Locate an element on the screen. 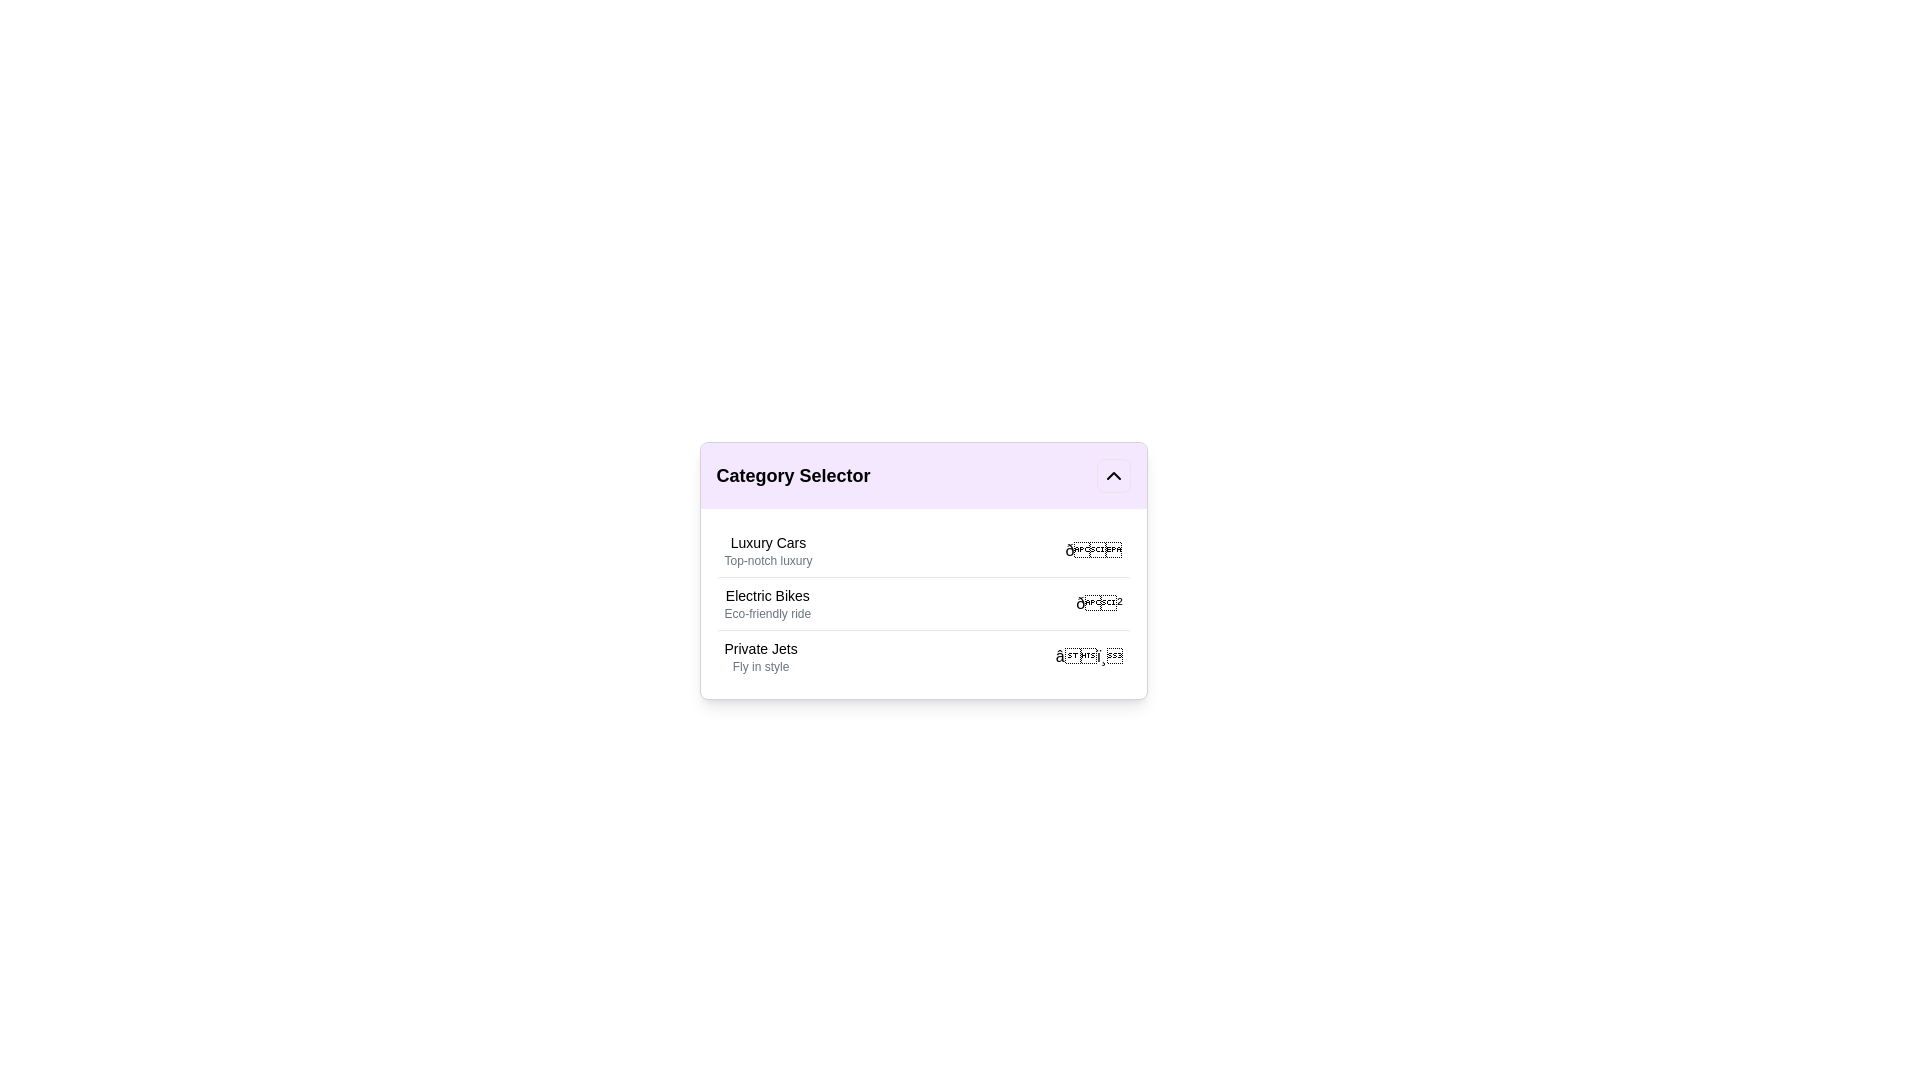 This screenshot has width=1920, height=1080. the 'Electric Bikes' text label in the 'Category Selector' dropdown menu is located at coordinates (766, 603).